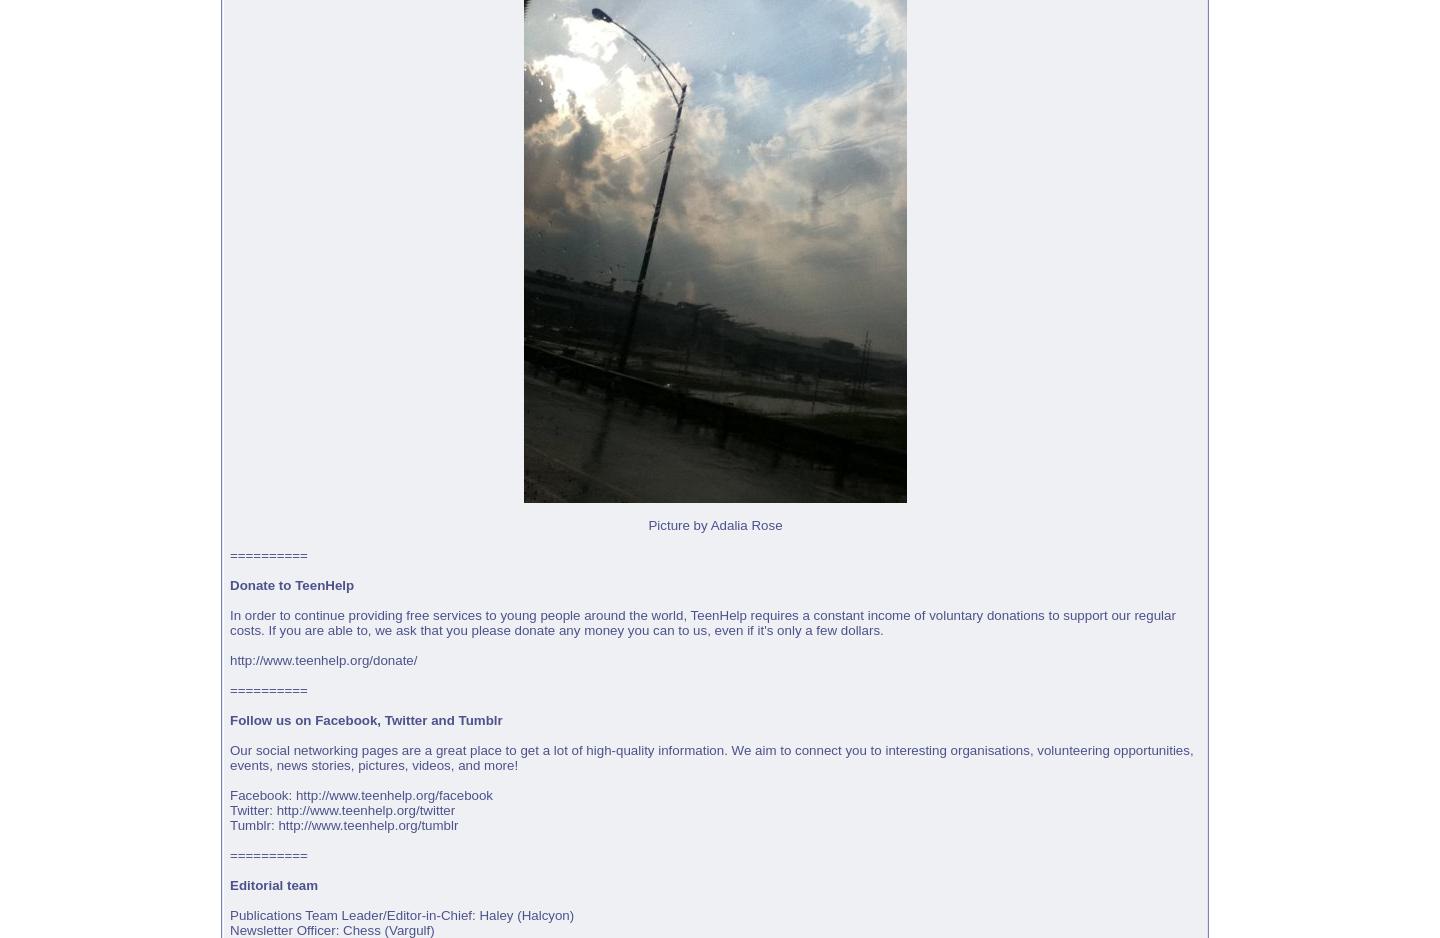  What do you see at coordinates (252, 810) in the screenshot?
I see `'Twitter:'` at bounding box center [252, 810].